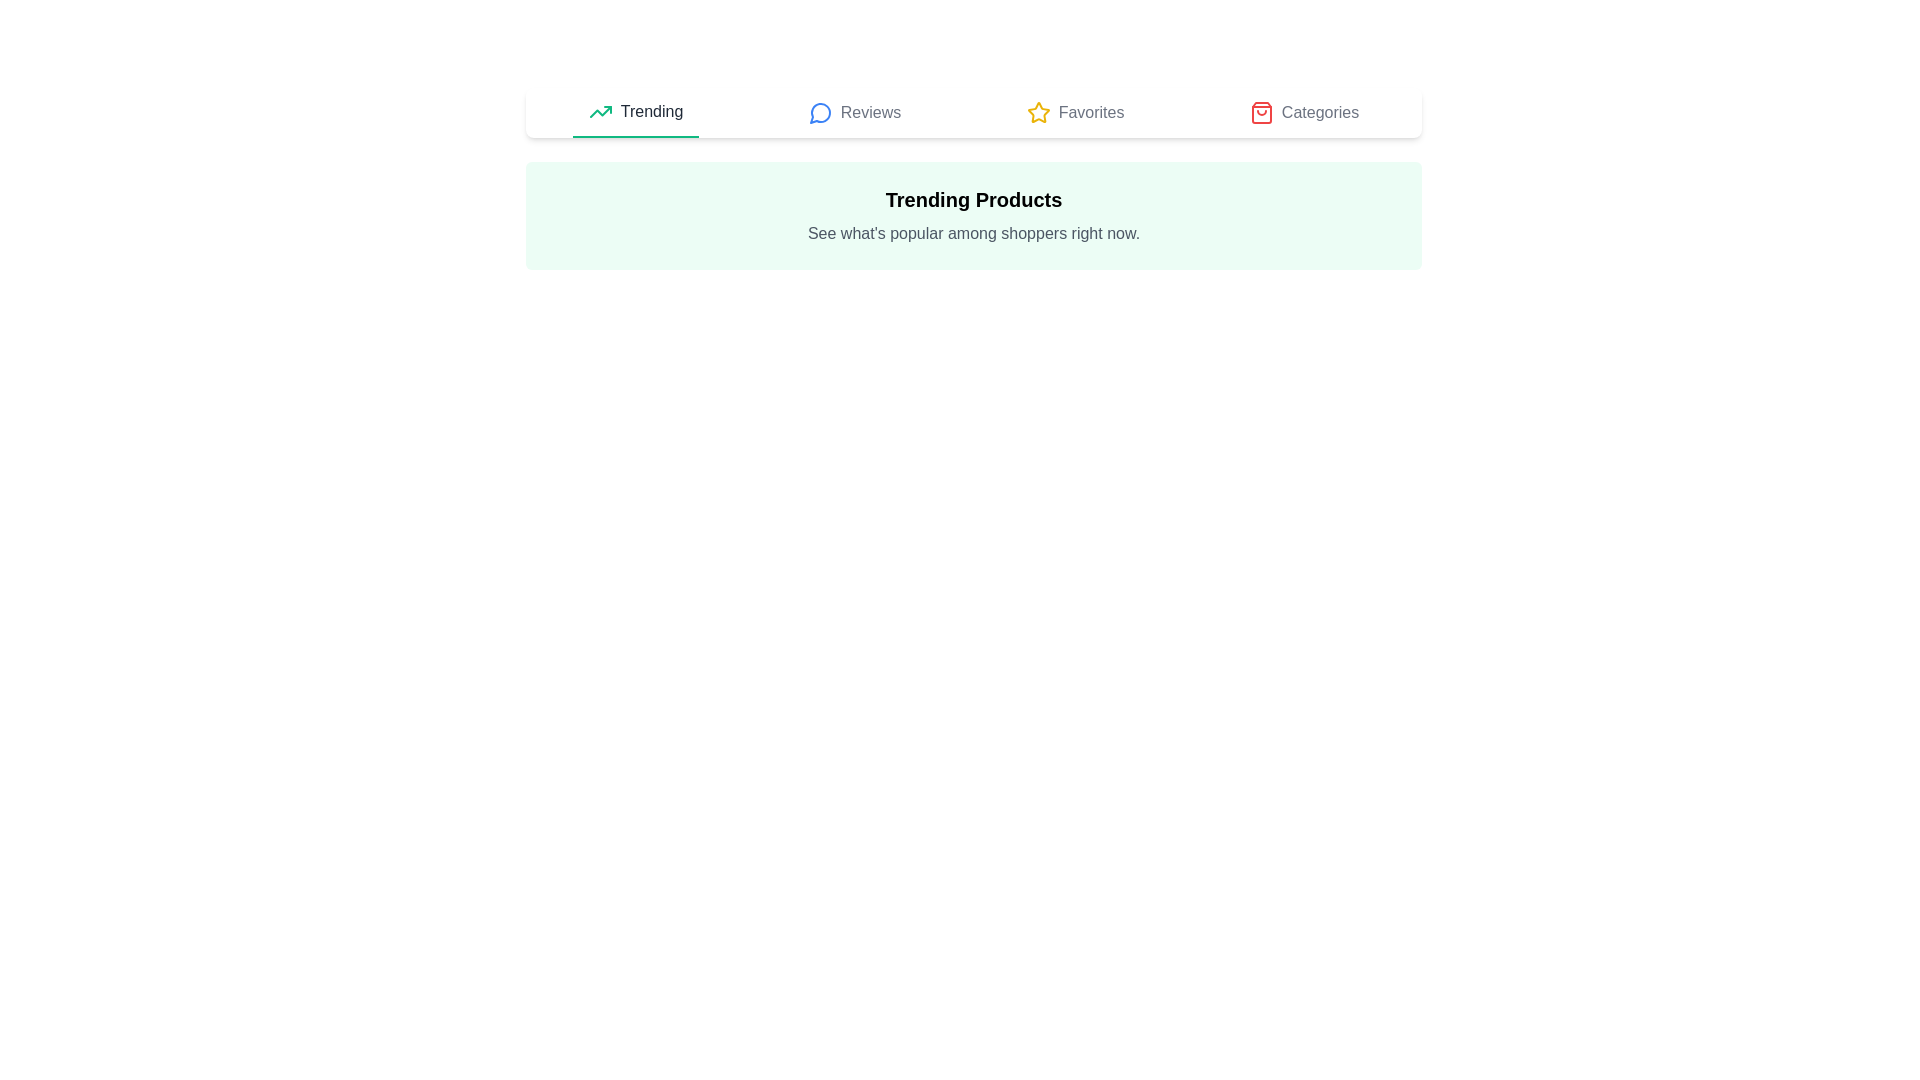 Image resolution: width=1920 pixels, height=1080 pixels. I want to click on the 'Categories' button in the navigation menu, so click(1304, 112).